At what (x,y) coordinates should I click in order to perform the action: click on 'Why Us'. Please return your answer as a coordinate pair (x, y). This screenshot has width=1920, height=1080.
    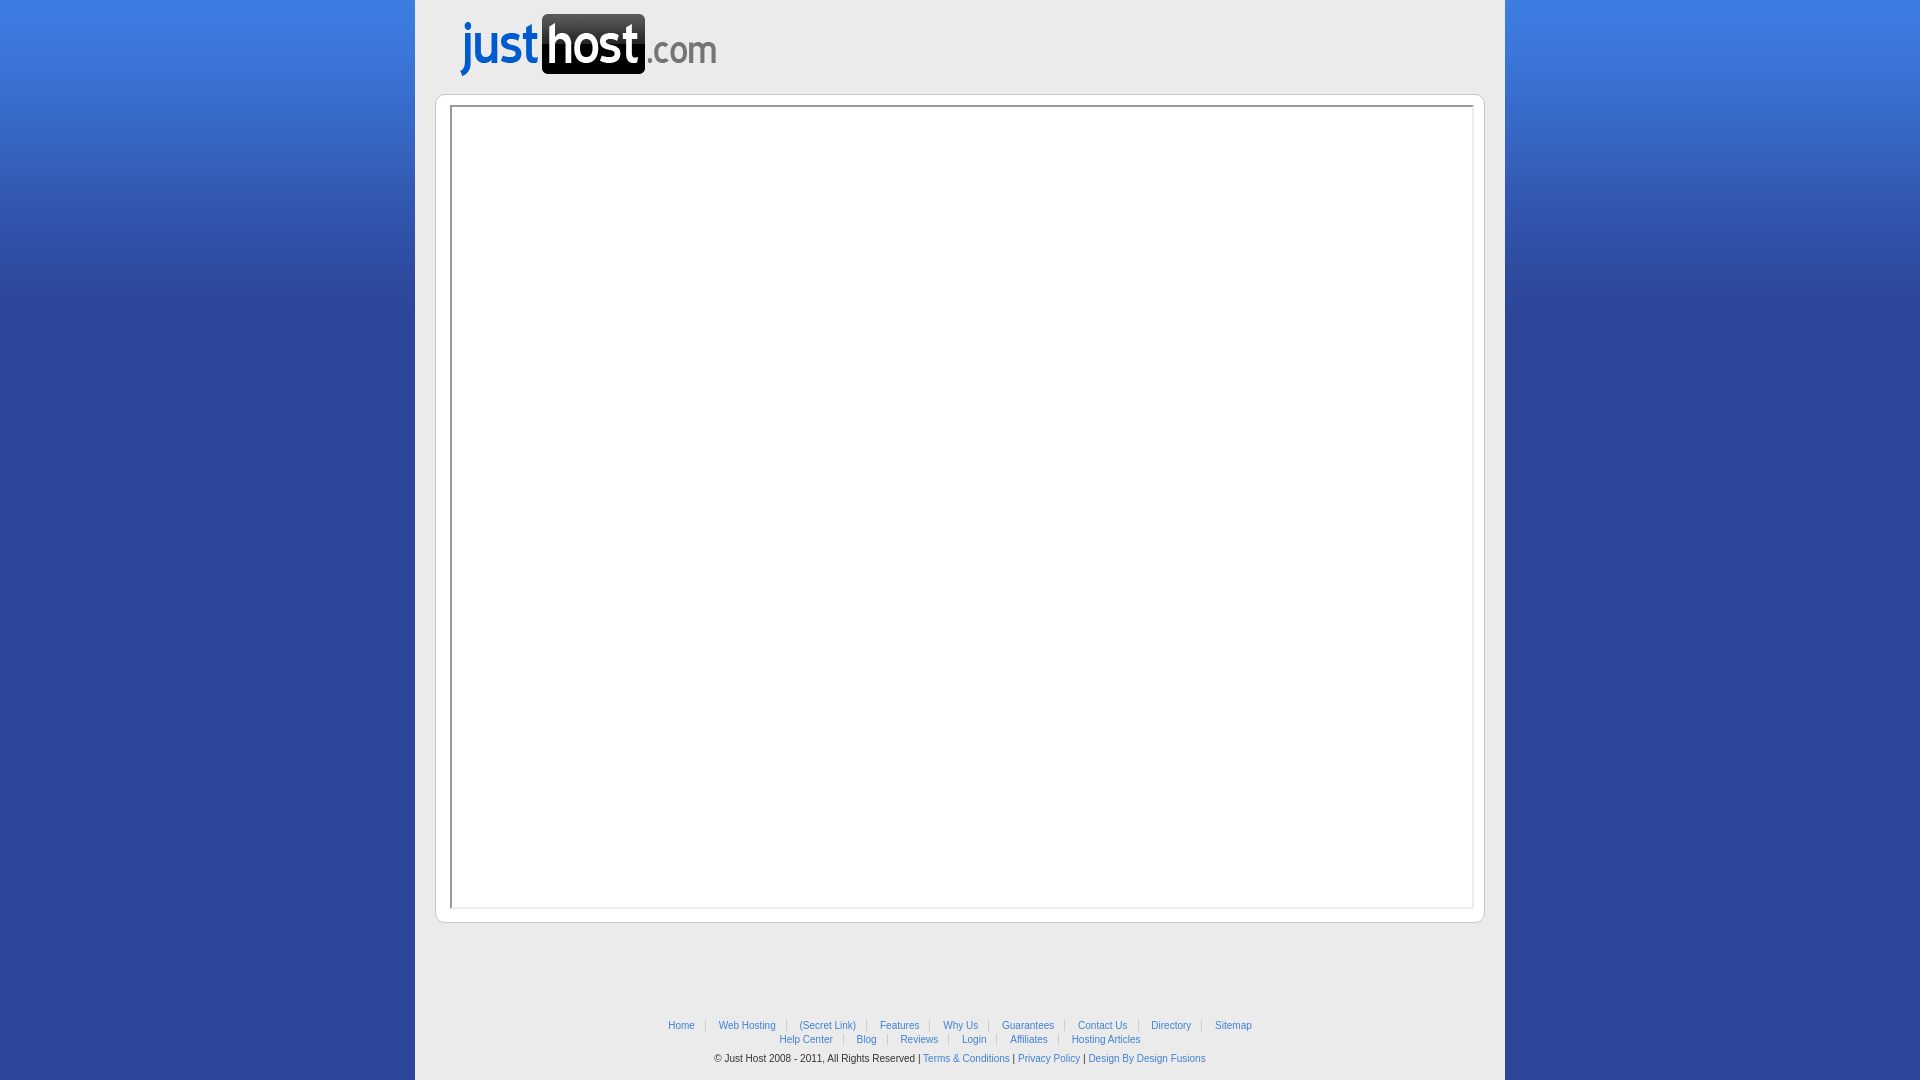
    Looking at the image, I should click on (960, 1025).